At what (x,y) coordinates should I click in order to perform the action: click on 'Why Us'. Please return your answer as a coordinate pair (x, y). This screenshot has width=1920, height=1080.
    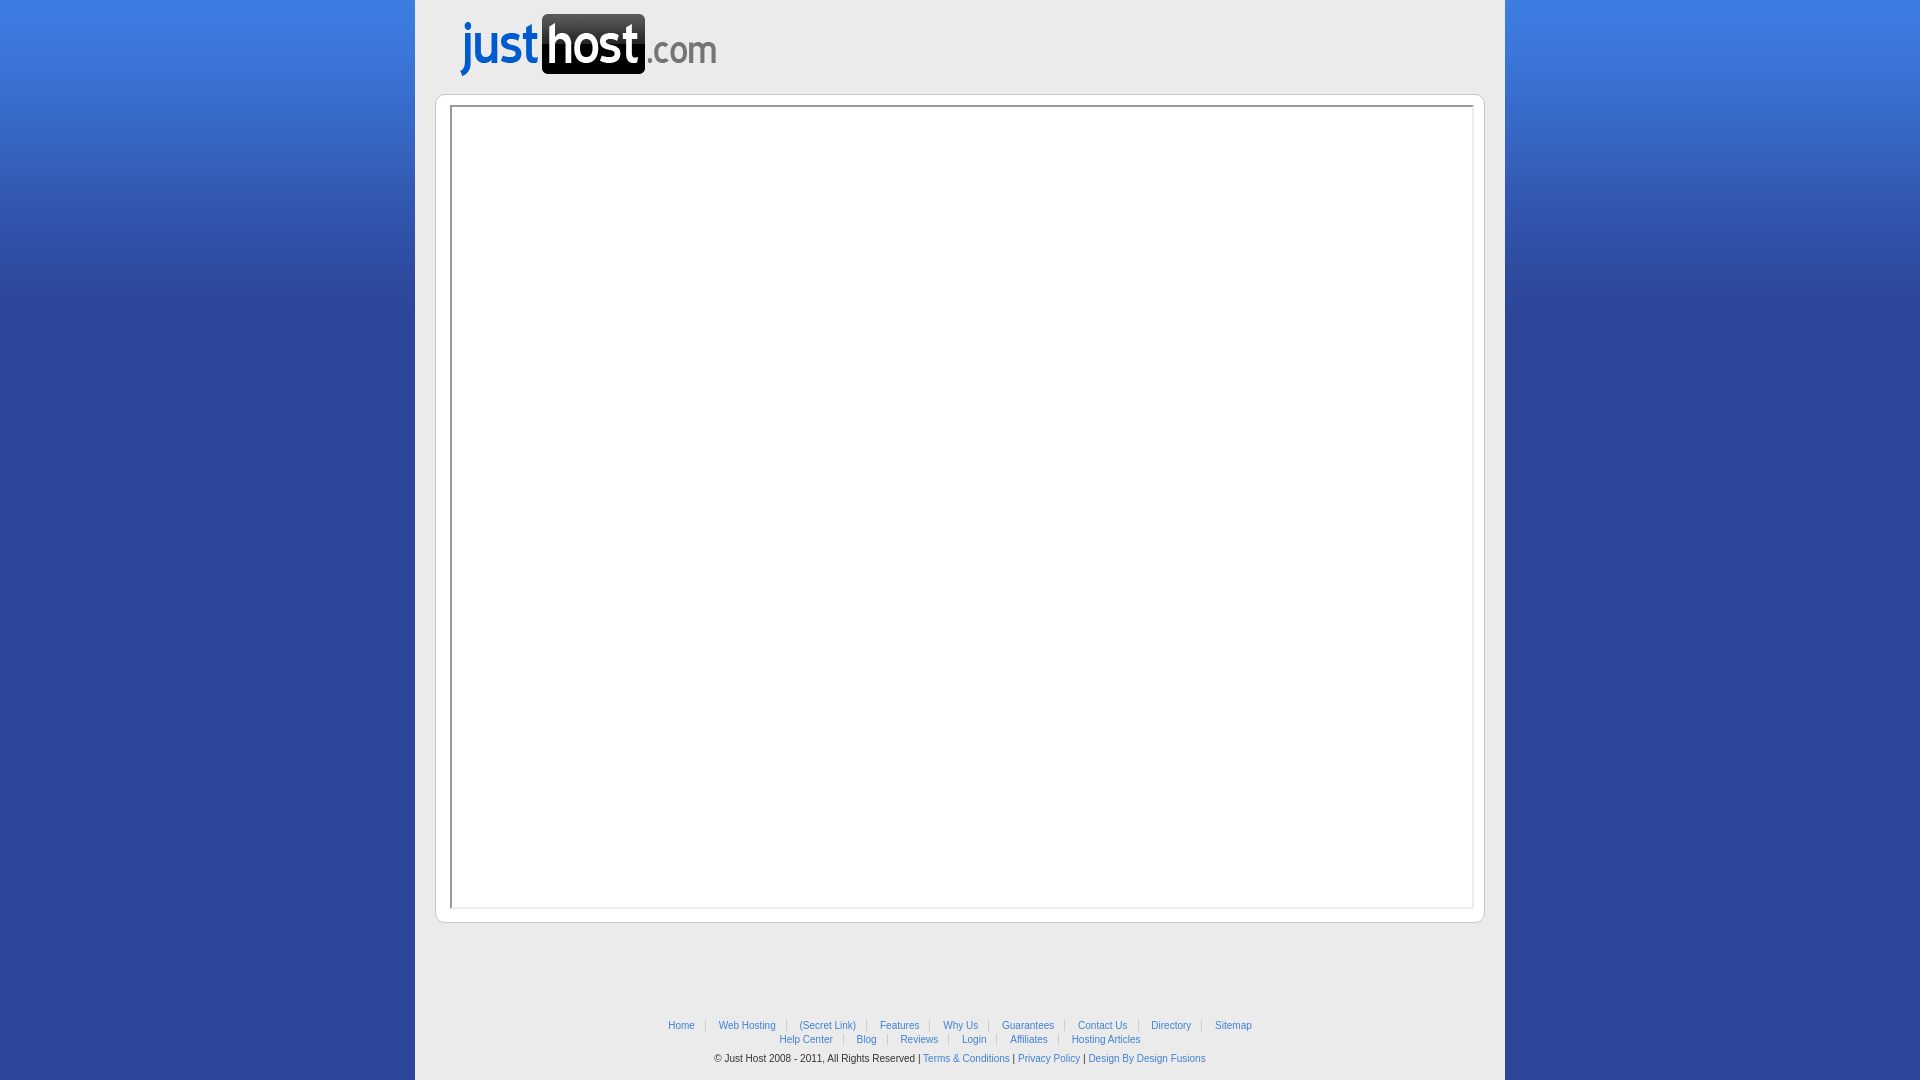
    Looking at the image, I should click on (960, 1025).